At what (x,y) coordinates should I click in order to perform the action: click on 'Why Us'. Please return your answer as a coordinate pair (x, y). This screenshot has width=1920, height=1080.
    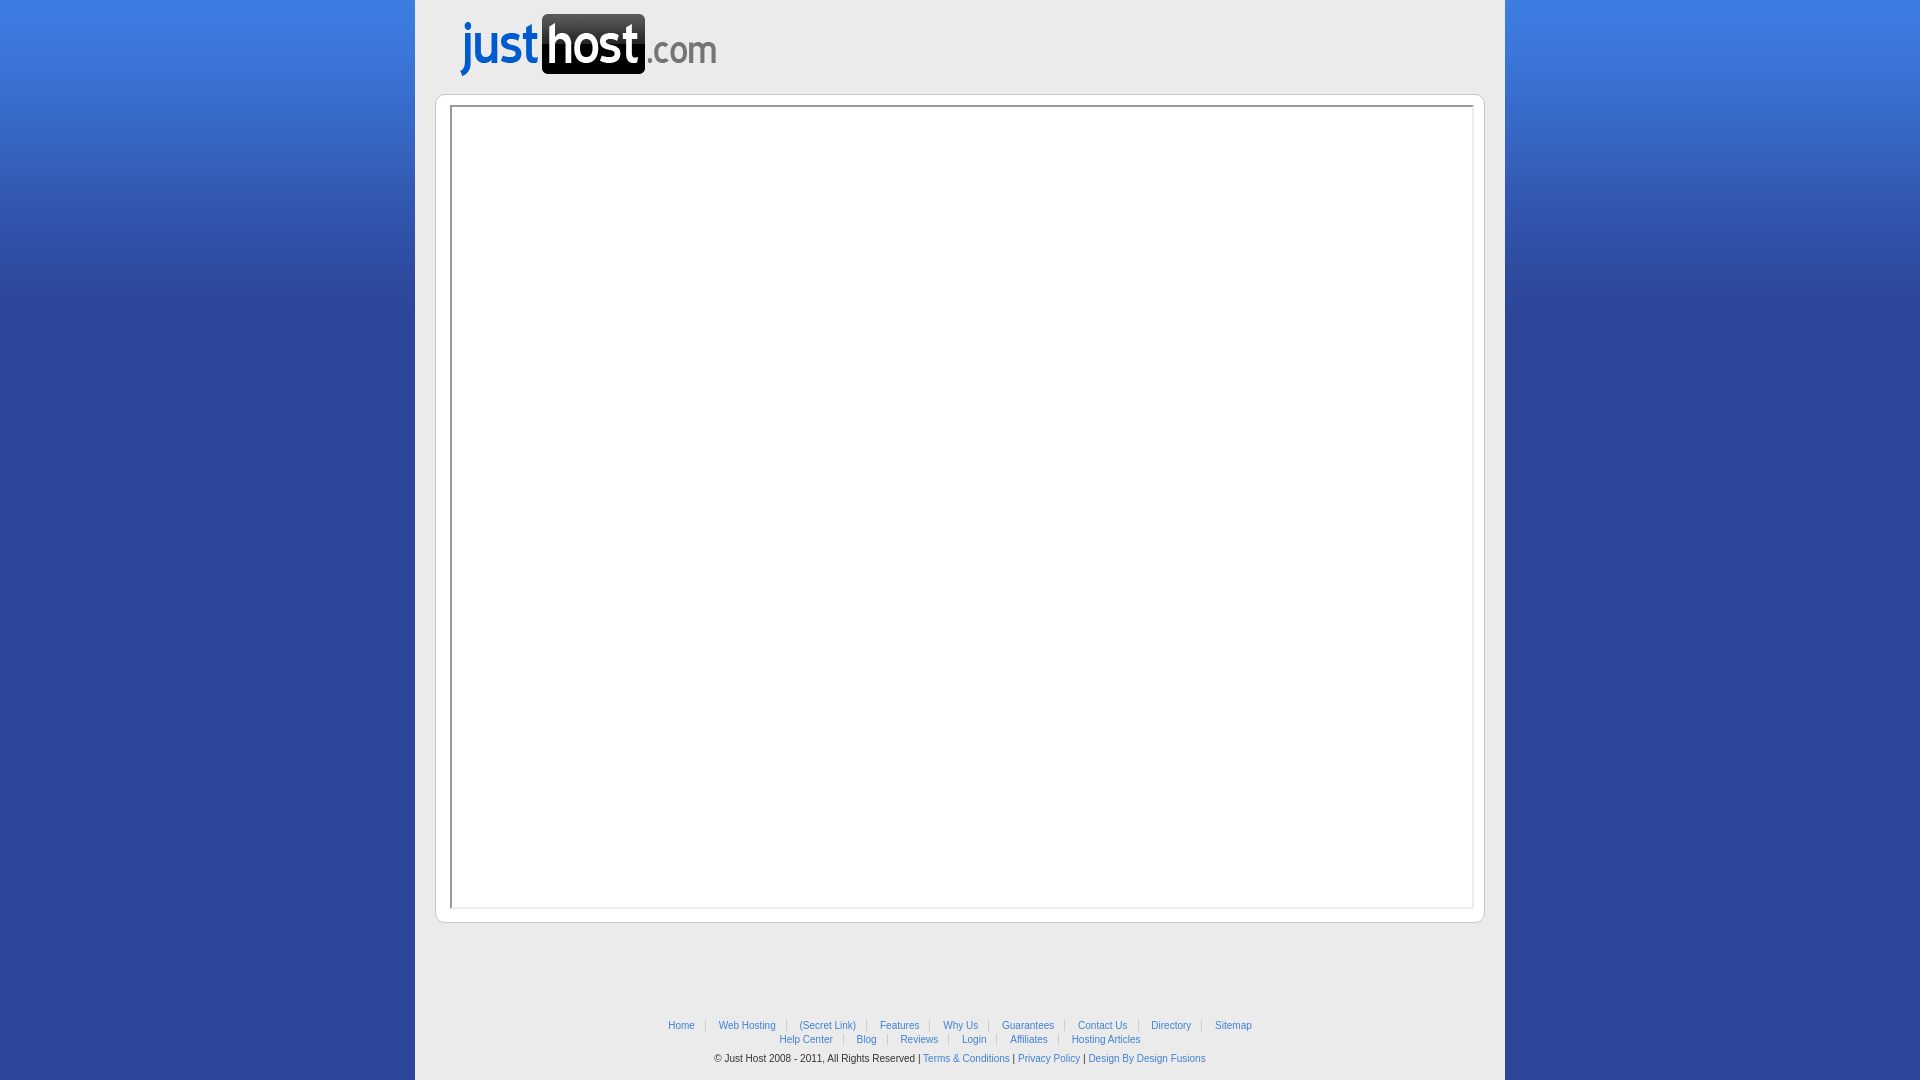
    Looking at the image, I should click on (960, 1025).